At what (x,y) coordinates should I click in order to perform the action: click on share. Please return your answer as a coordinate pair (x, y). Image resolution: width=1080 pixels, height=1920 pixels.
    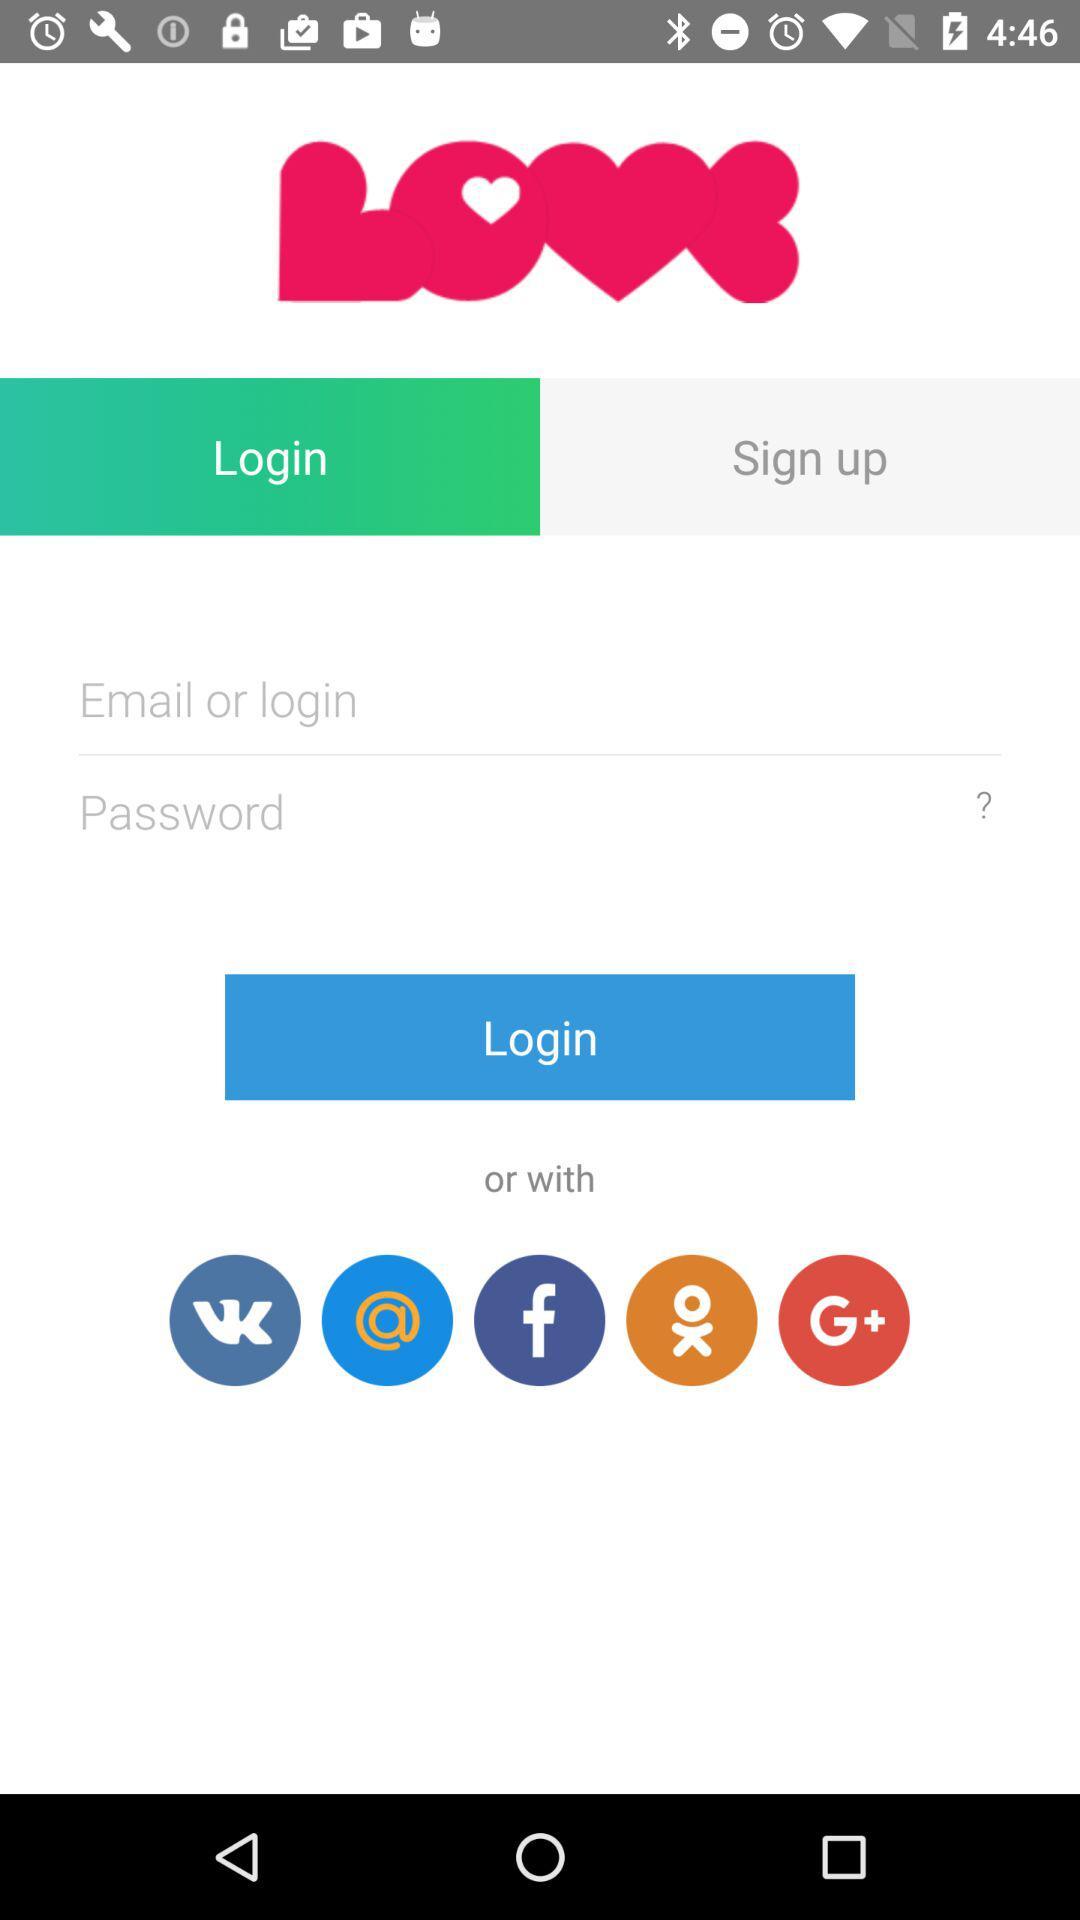
    Looking at the image, I should click on (234, 1320).